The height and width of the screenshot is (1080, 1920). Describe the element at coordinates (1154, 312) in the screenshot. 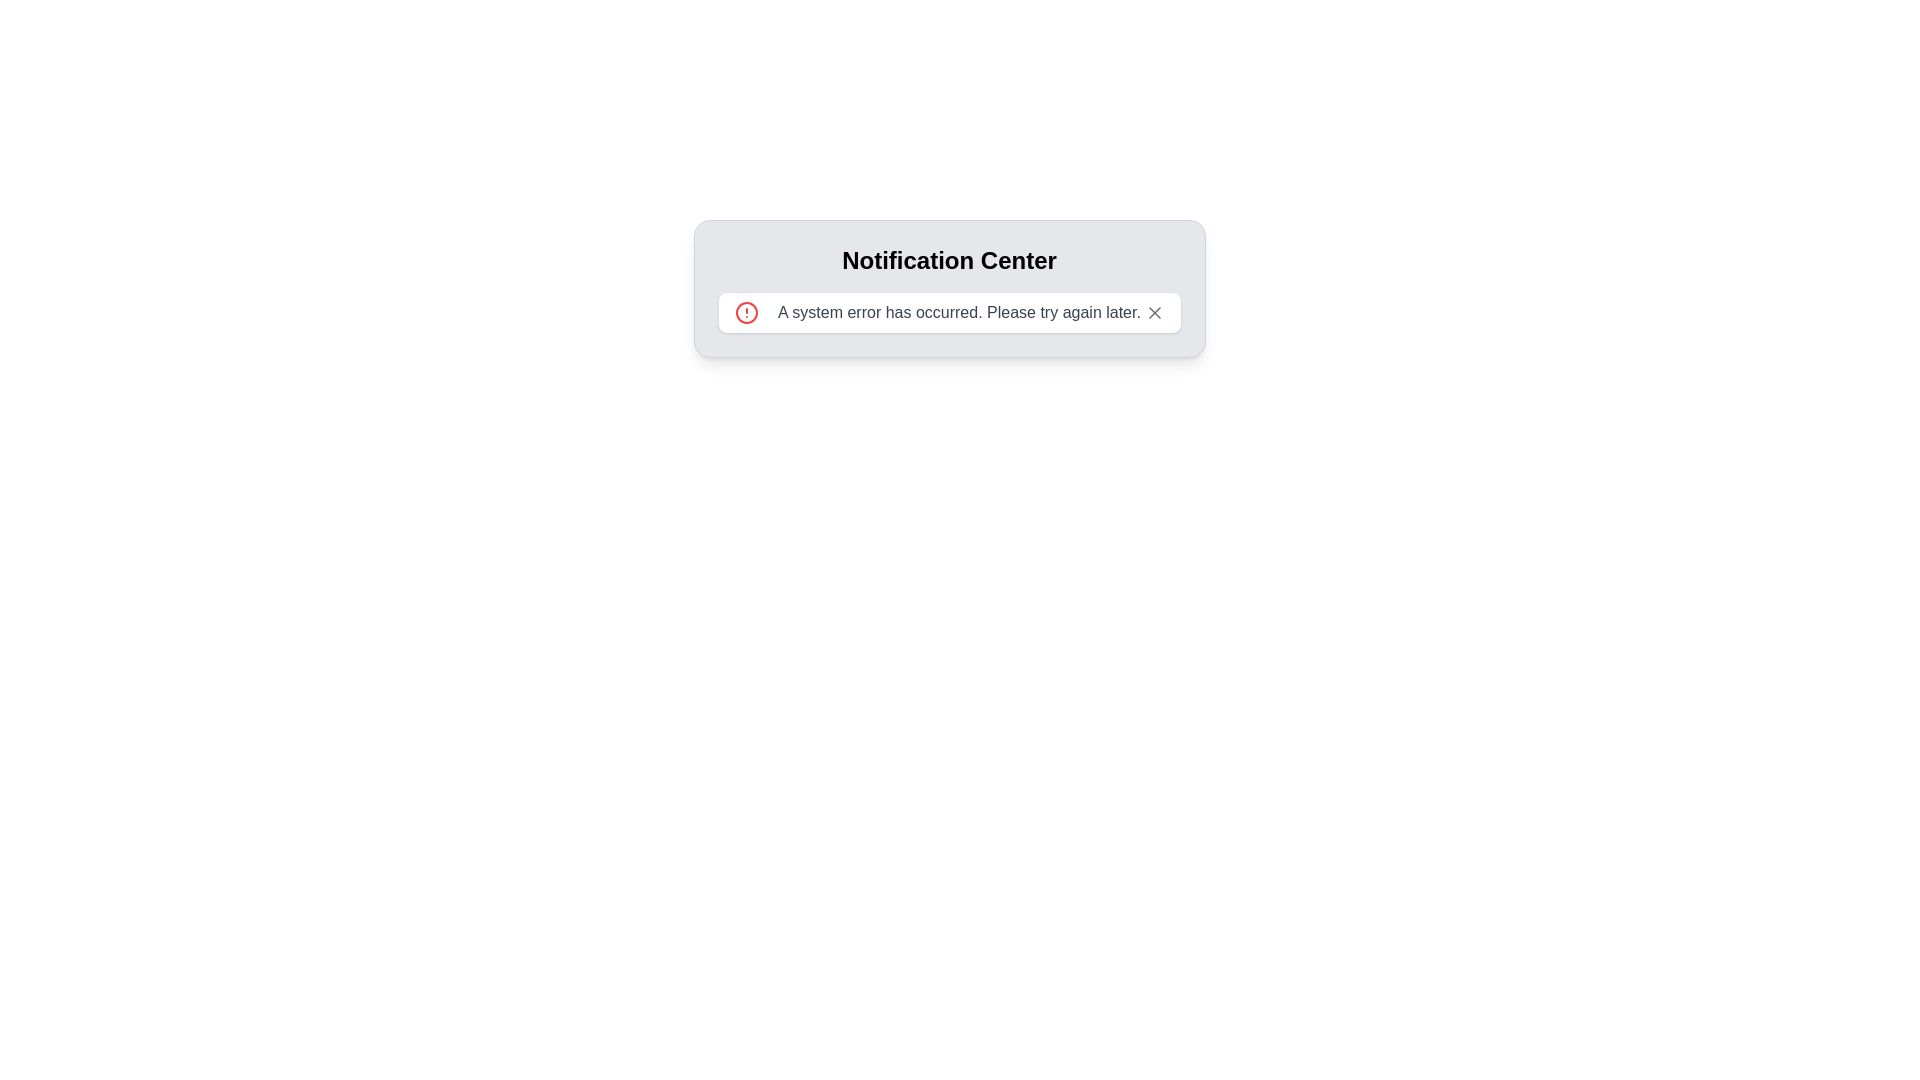

I see `the close icon (SVG graphic) that serves as a visual indicator for dismissing the associated error notification, located at the end of the error message text within the notification box` at that location.